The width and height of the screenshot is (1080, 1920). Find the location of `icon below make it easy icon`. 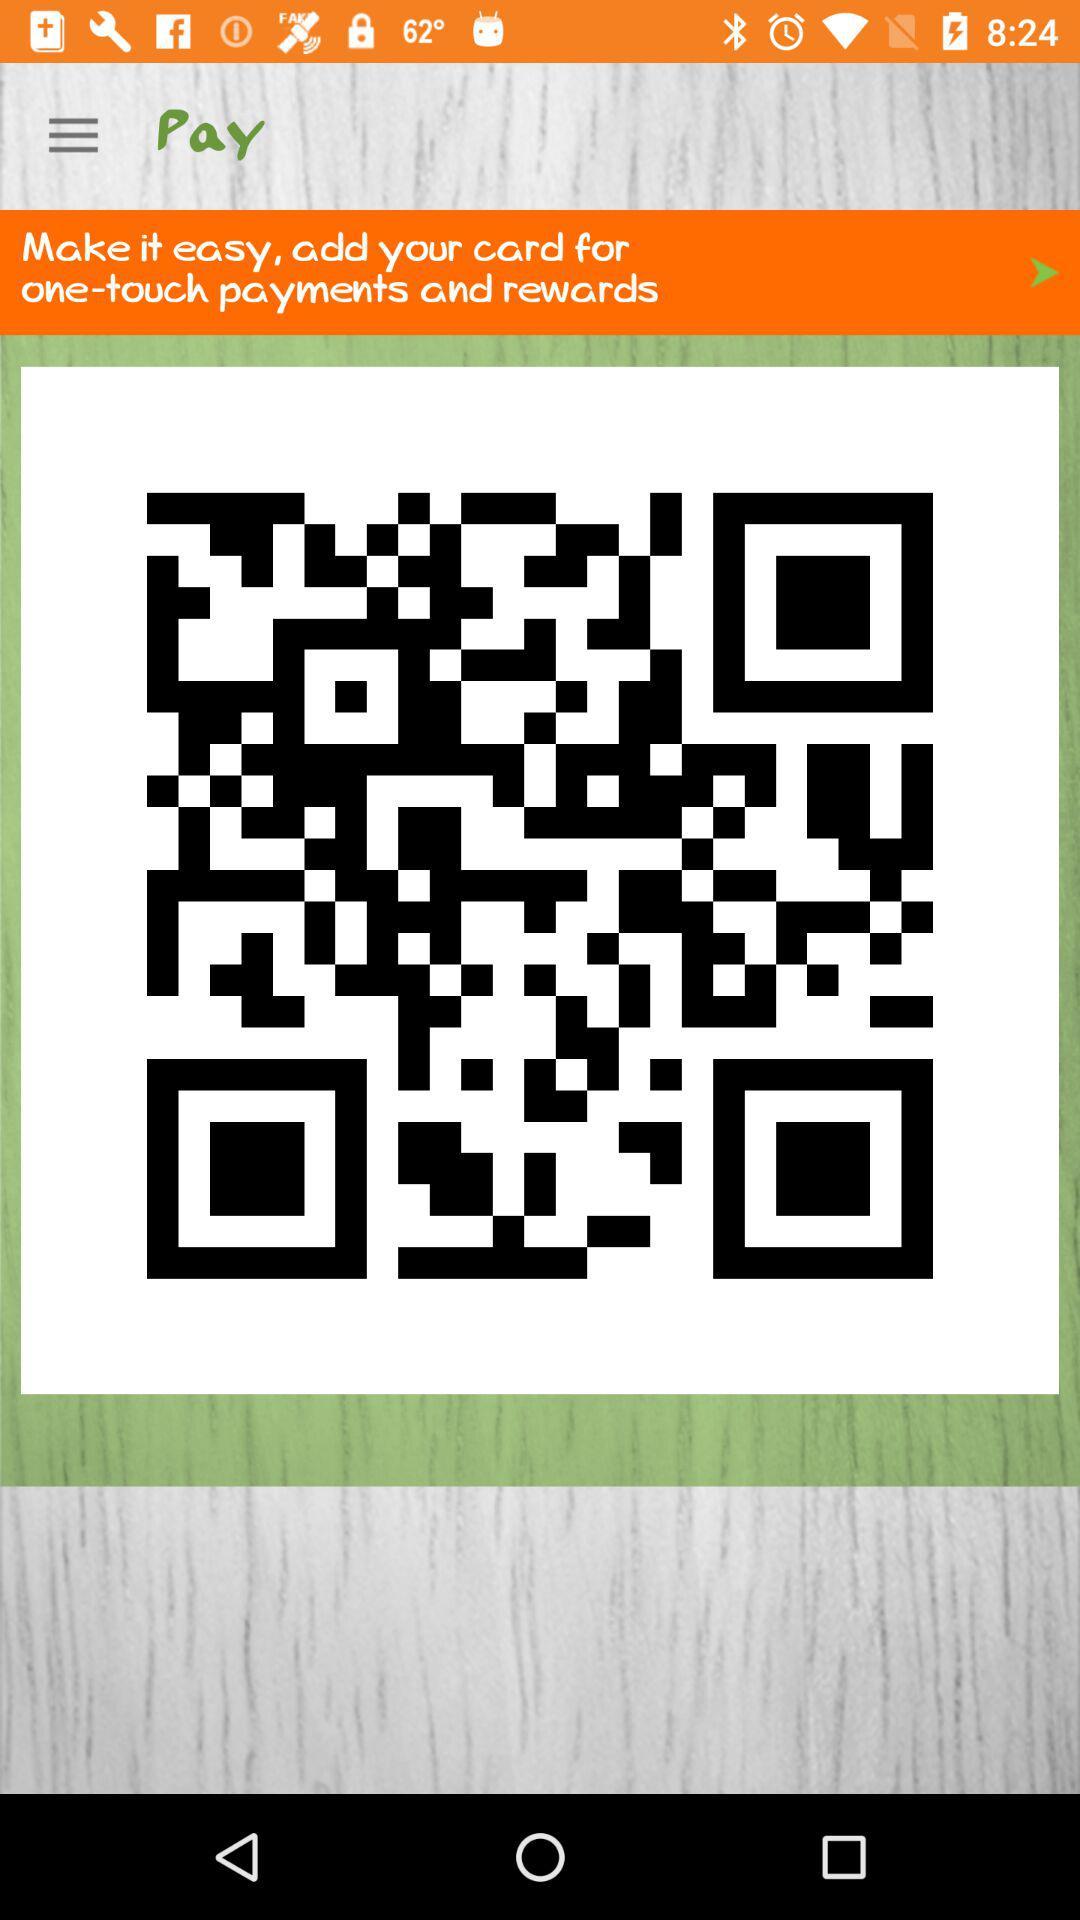

icon below make it easy icon is located at coordinates (540, 880).